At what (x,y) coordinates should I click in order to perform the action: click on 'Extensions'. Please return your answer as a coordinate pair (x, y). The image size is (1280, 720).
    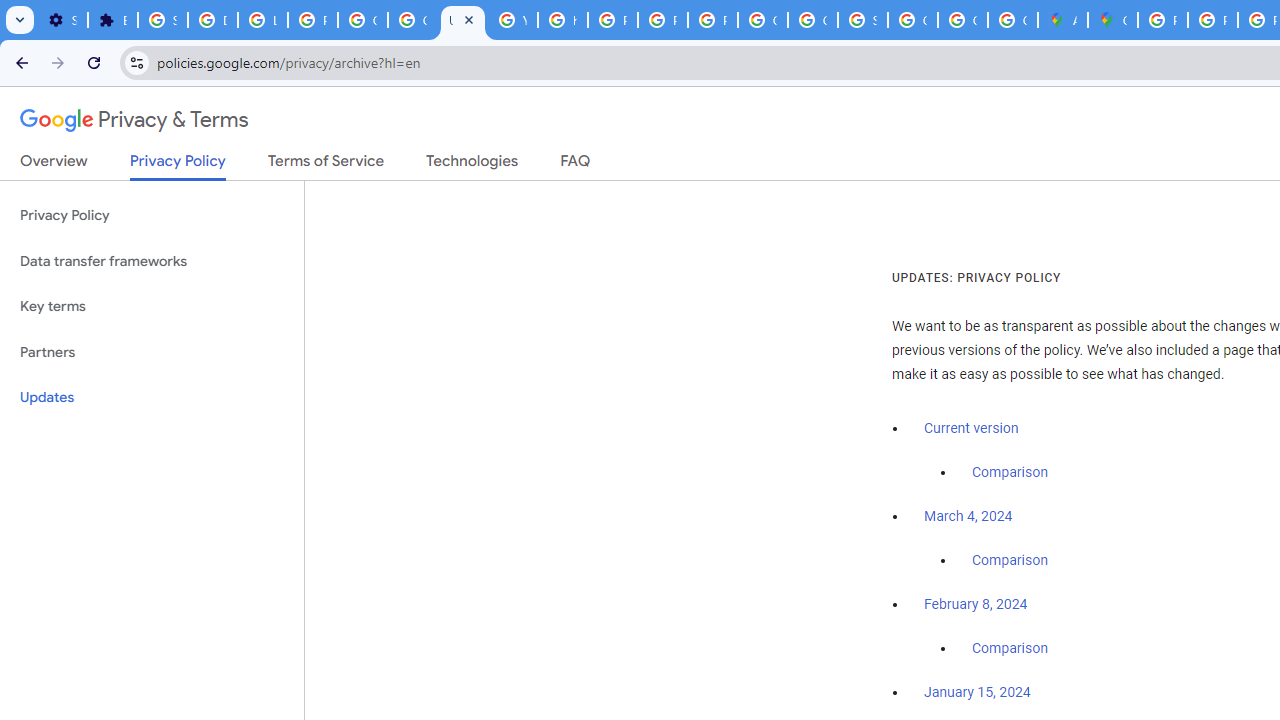
    Looking at the image, I should click on (112, 20).